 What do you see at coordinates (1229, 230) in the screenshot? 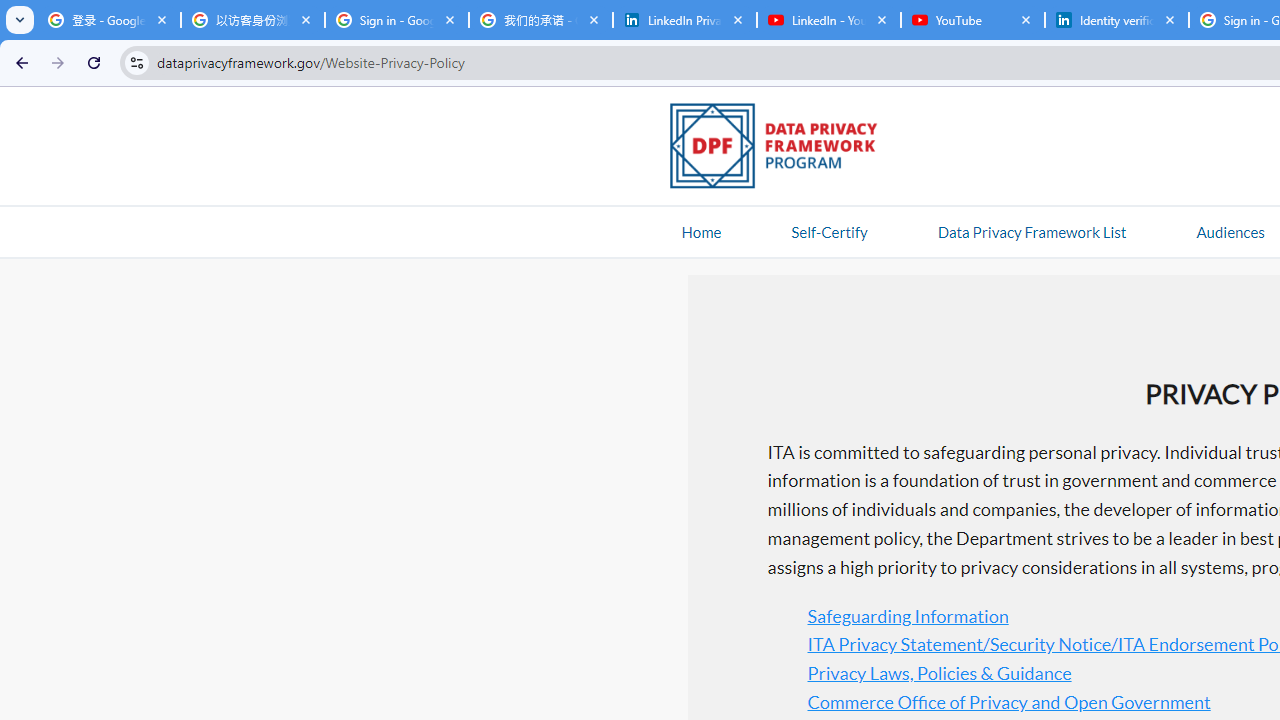
I see `'AutomationID: navitem'` at bounding box center [1229, 230].